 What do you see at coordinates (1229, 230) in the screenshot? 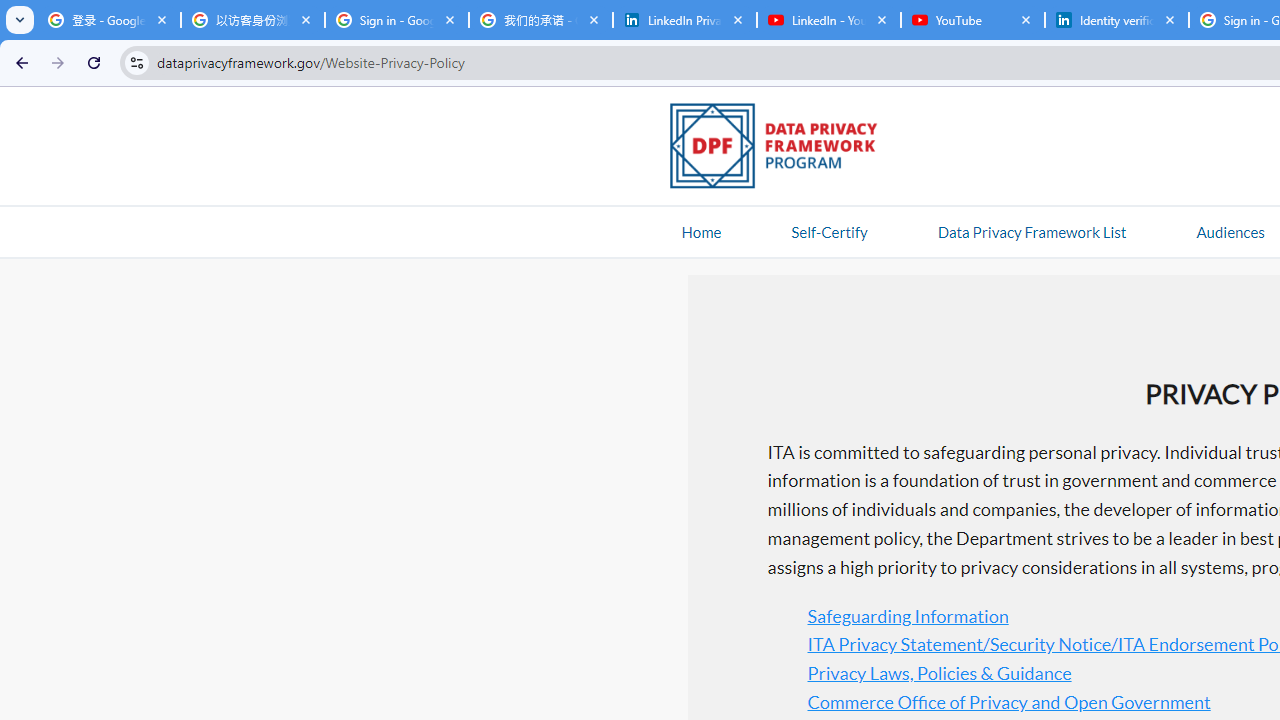
I see `'AutomationID: navitem'` at bounding box center [1229, 230].